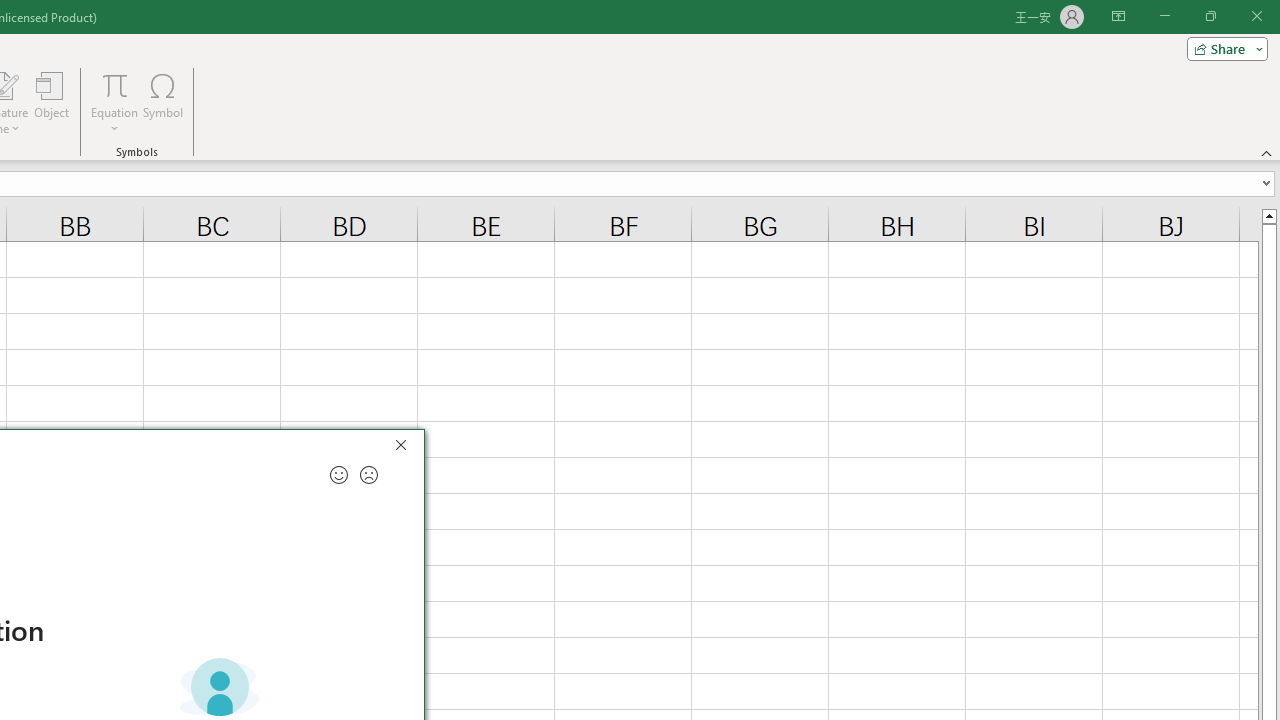 Image resolution: width=1280 pixels, height=720 pixels. Describe the element at coordinates (114, 84) in the screenshot. I see `'Equation'` at that location.